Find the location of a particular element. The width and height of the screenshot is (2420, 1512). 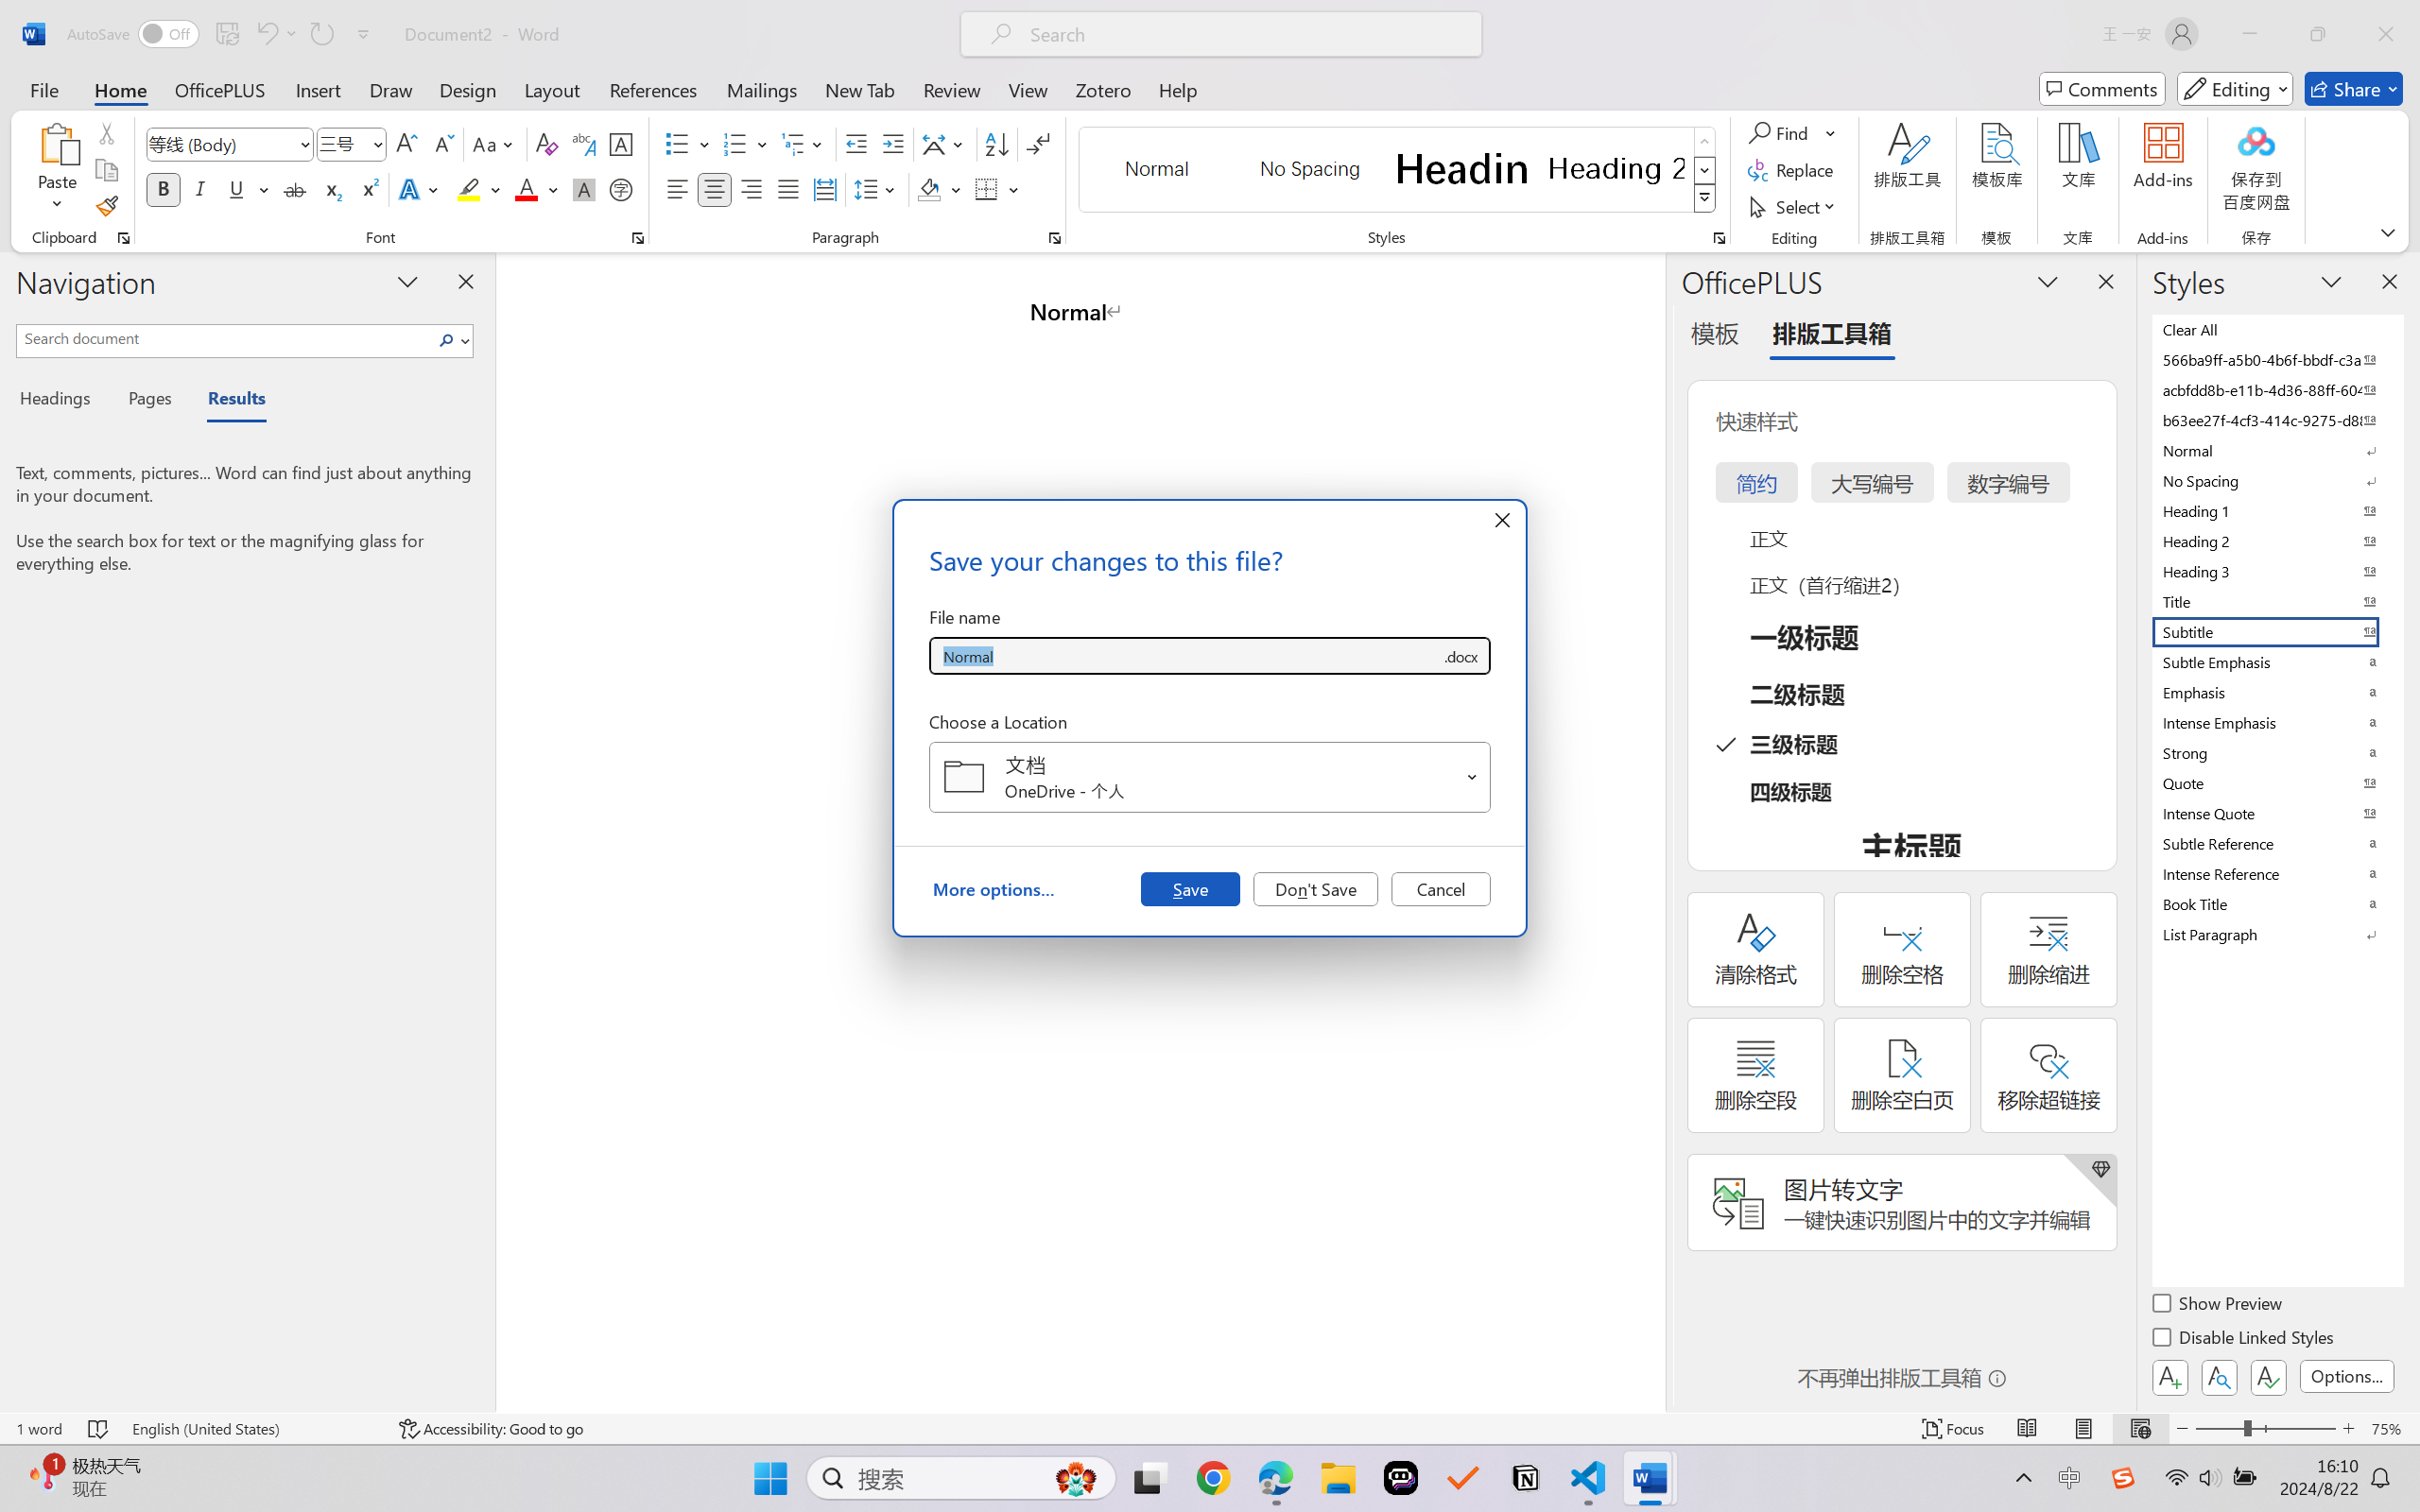

'Text Effects and Typography' is located at coordinates (420, 188).